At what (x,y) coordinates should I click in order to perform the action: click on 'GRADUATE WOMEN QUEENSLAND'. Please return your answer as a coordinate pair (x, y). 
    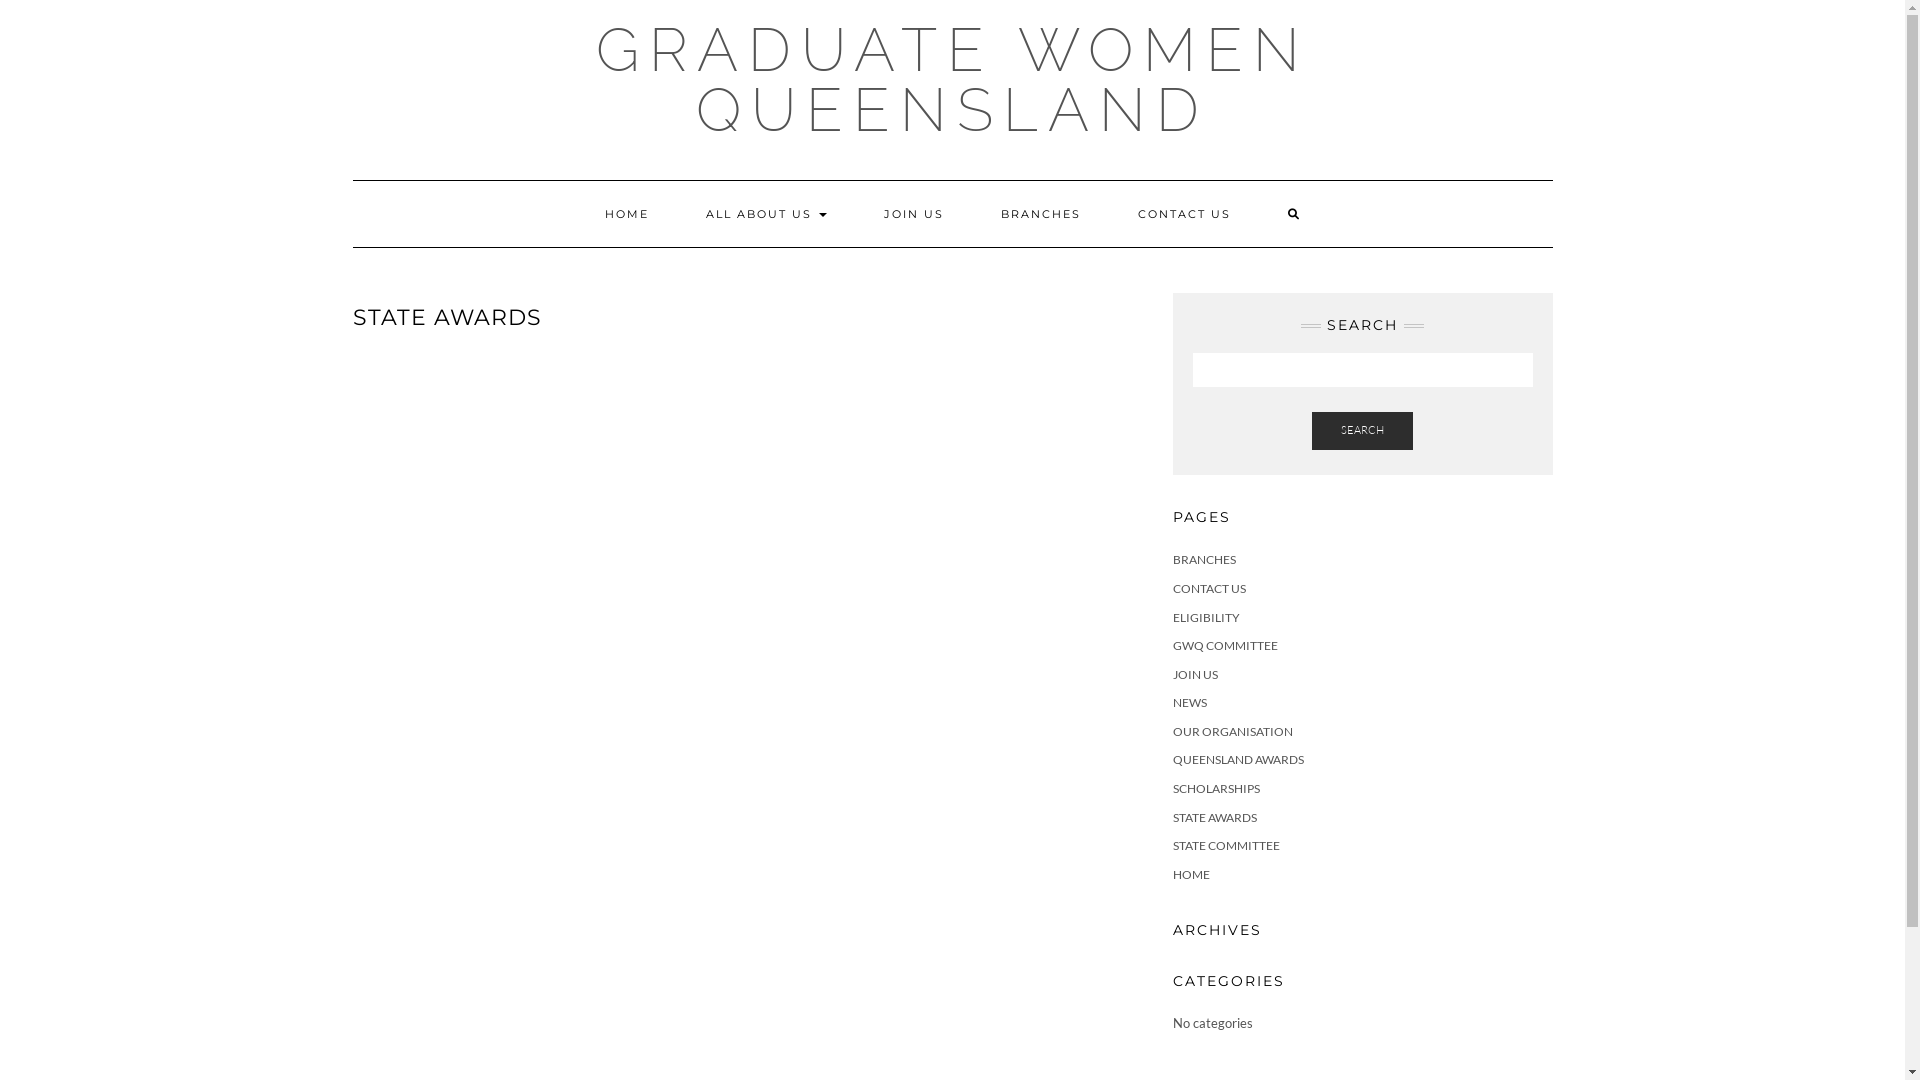
    Looking at the image, I should click on (952, 79).